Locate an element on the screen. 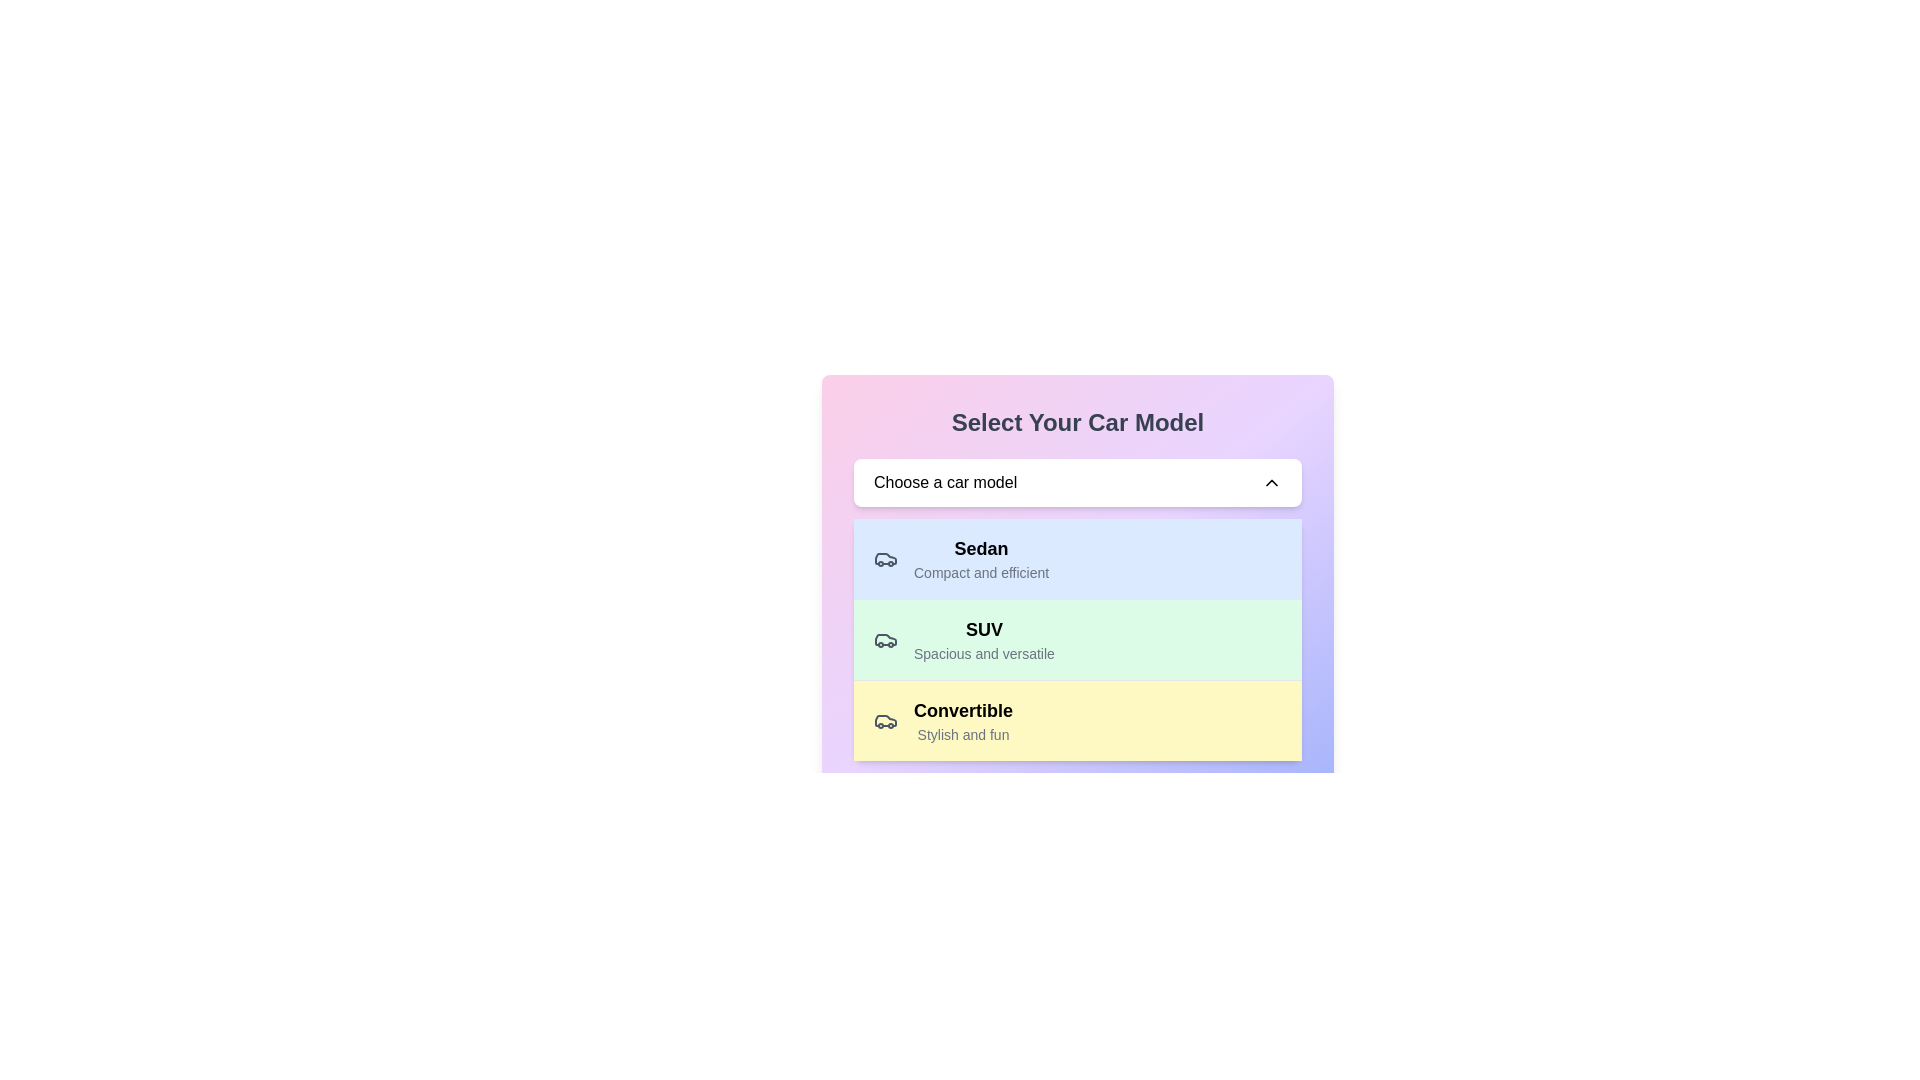  the 'SUV' label that features a car icon and descriptive text, styled with bold and smaller fonts, located under the 'Select Your Car Model' heading is located at coordinates (964, 640).